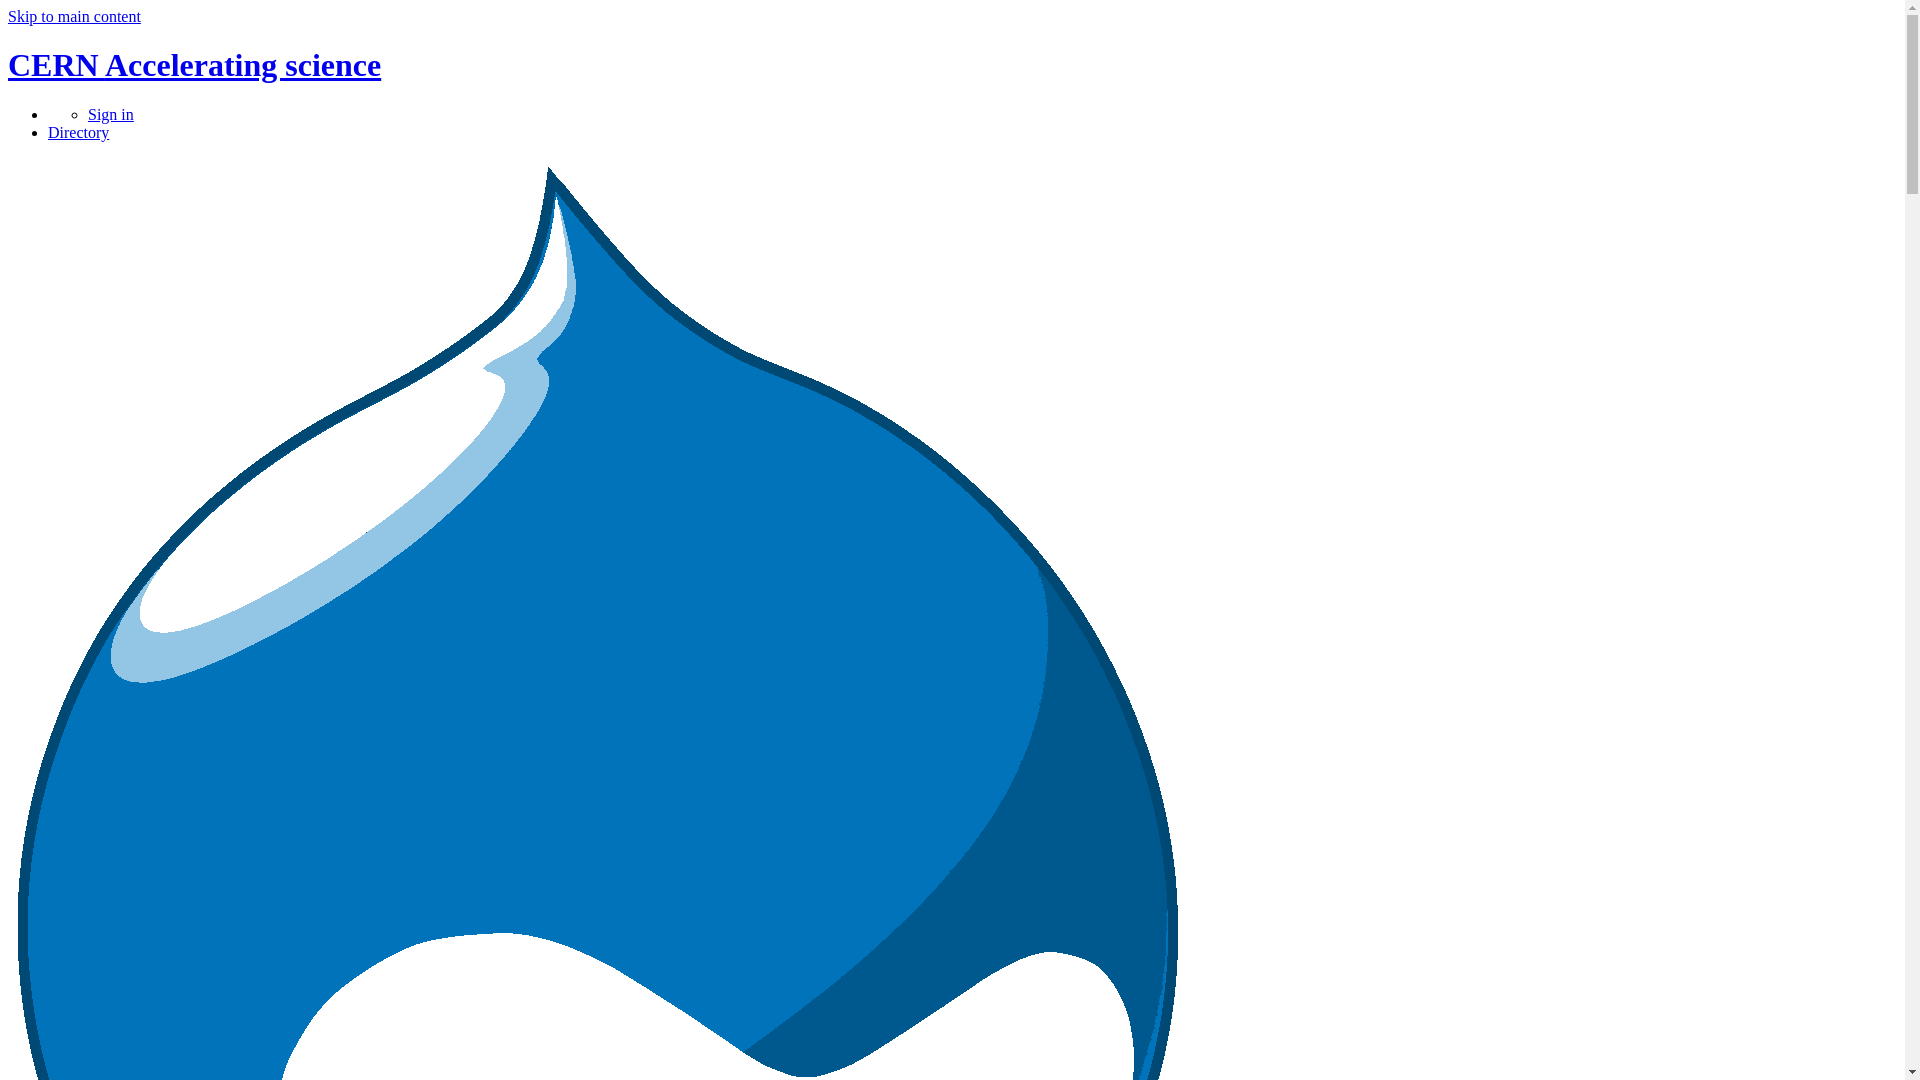 The image size is (1920, 1080). Describe the element at coordinates (194, 64) in the screenshot. I see `'CERN Accelerating science'` at that location.